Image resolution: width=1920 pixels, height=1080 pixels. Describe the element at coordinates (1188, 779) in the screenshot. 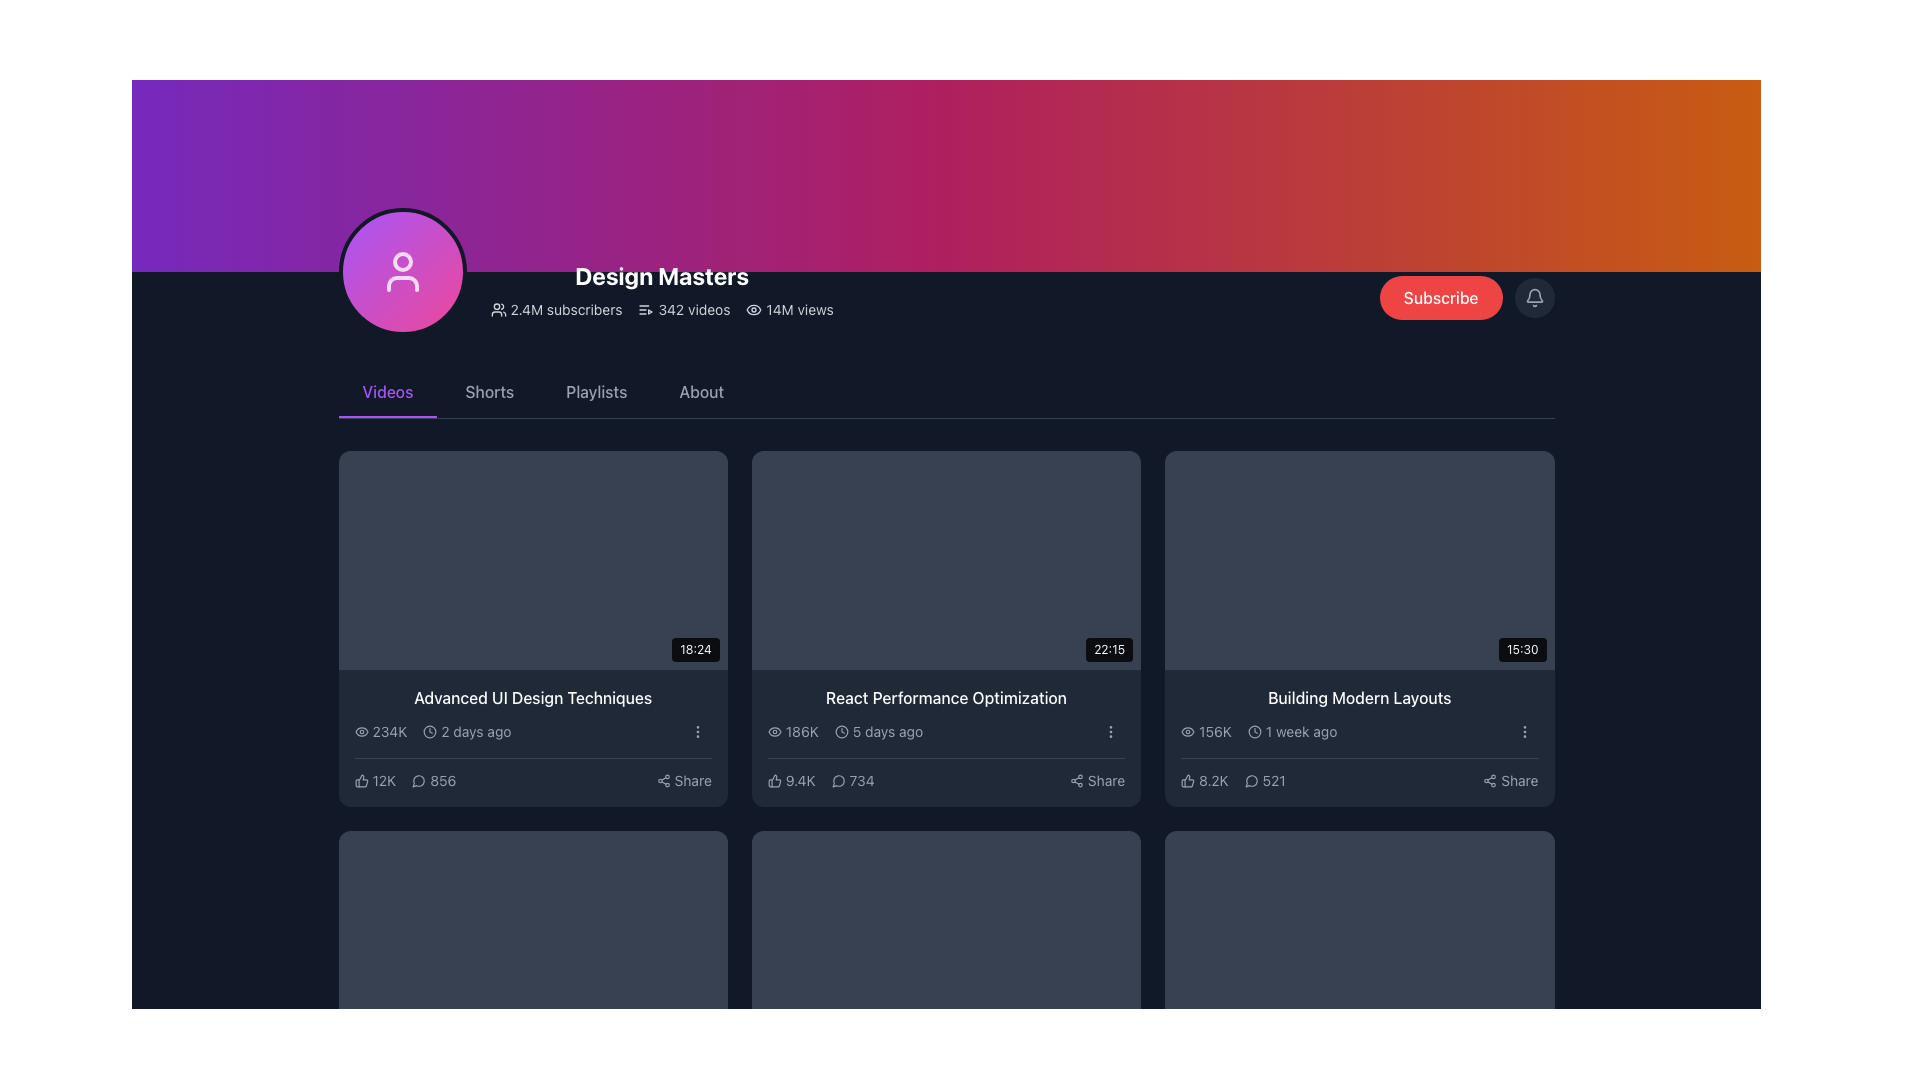

I see `the 'thumbs up' icon button located in the video interaction panel below the video titled 'Building Modern Layouts' to like the video` at that location.